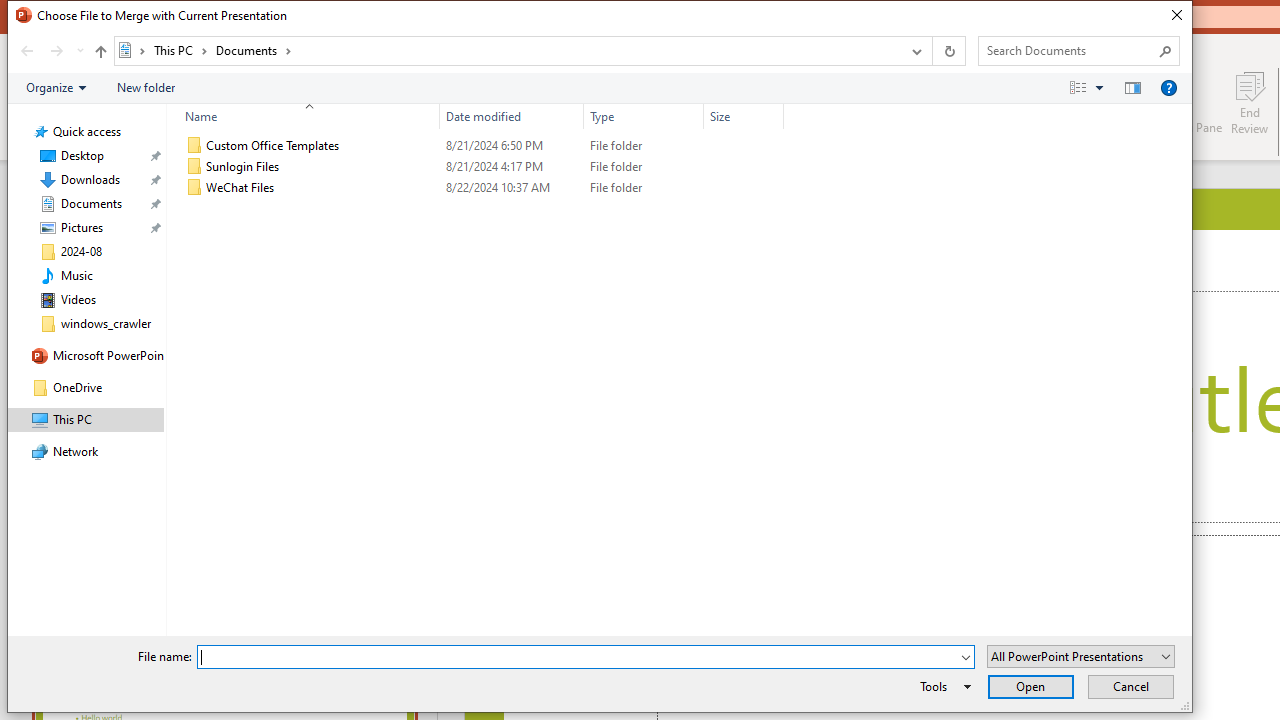 The image size is (1280, 720). Describe the element at coordinates (576, 657) in the screenshot. I see `'File name:'` at that location.